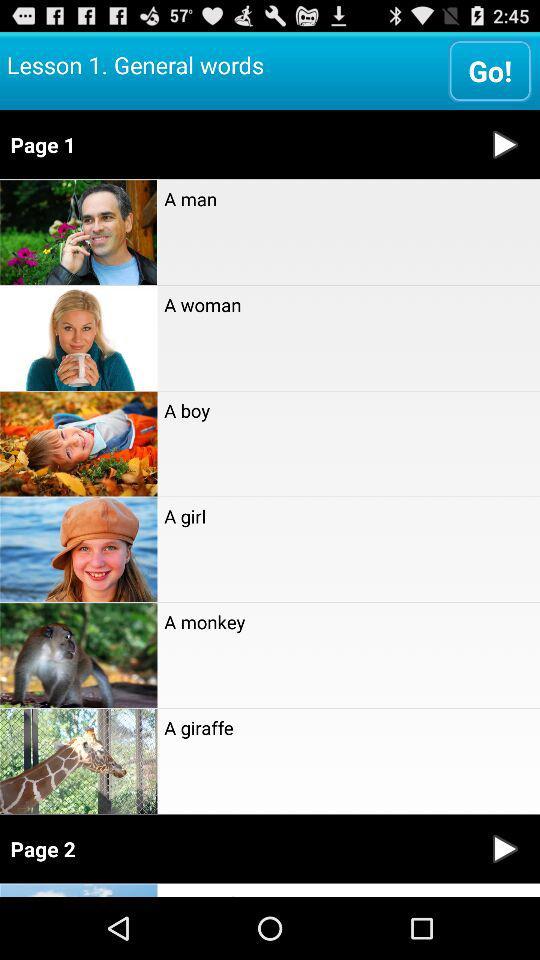 Image resolution: width=540 pixels, height=960 pixels. Describe the element at coordinates (347, 409) in the screenshot. I see `the a boy` at that location.